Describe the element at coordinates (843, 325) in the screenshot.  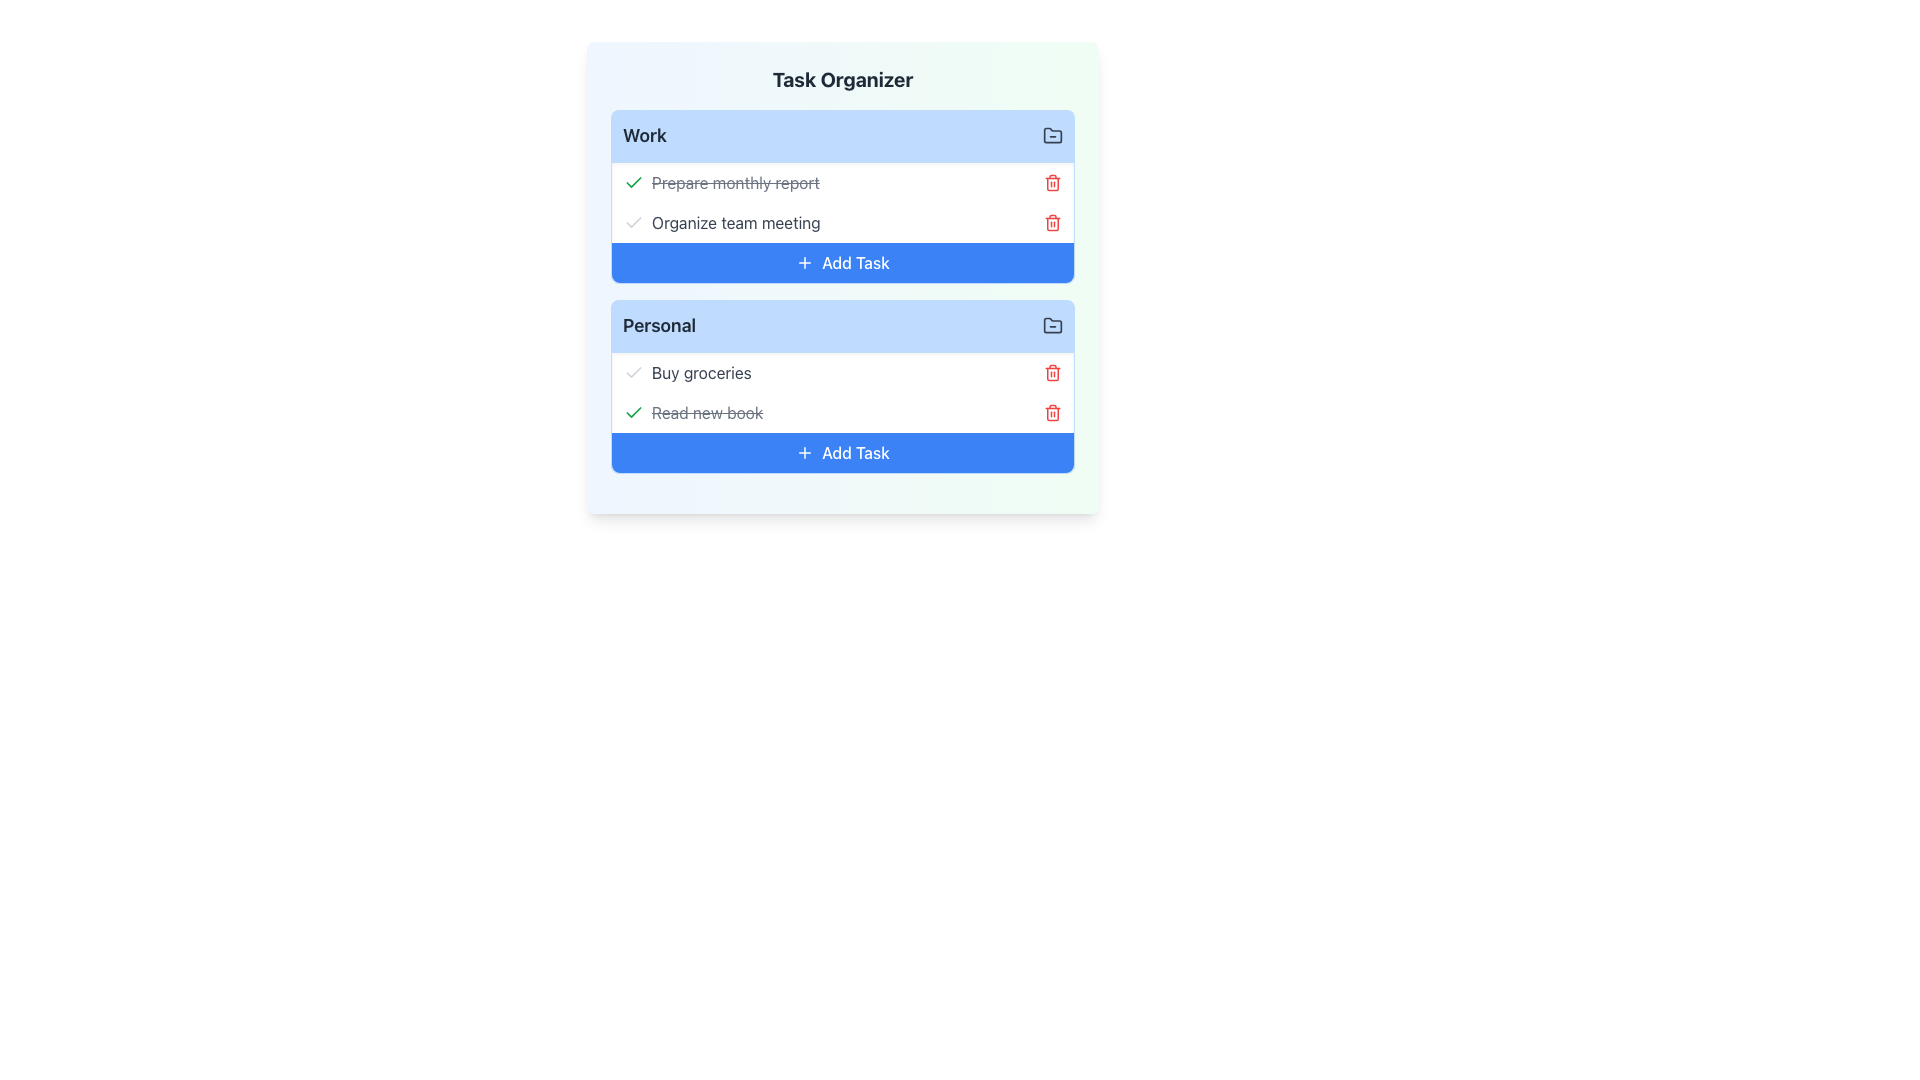
I see `the 'Personal' task category header` at that location.